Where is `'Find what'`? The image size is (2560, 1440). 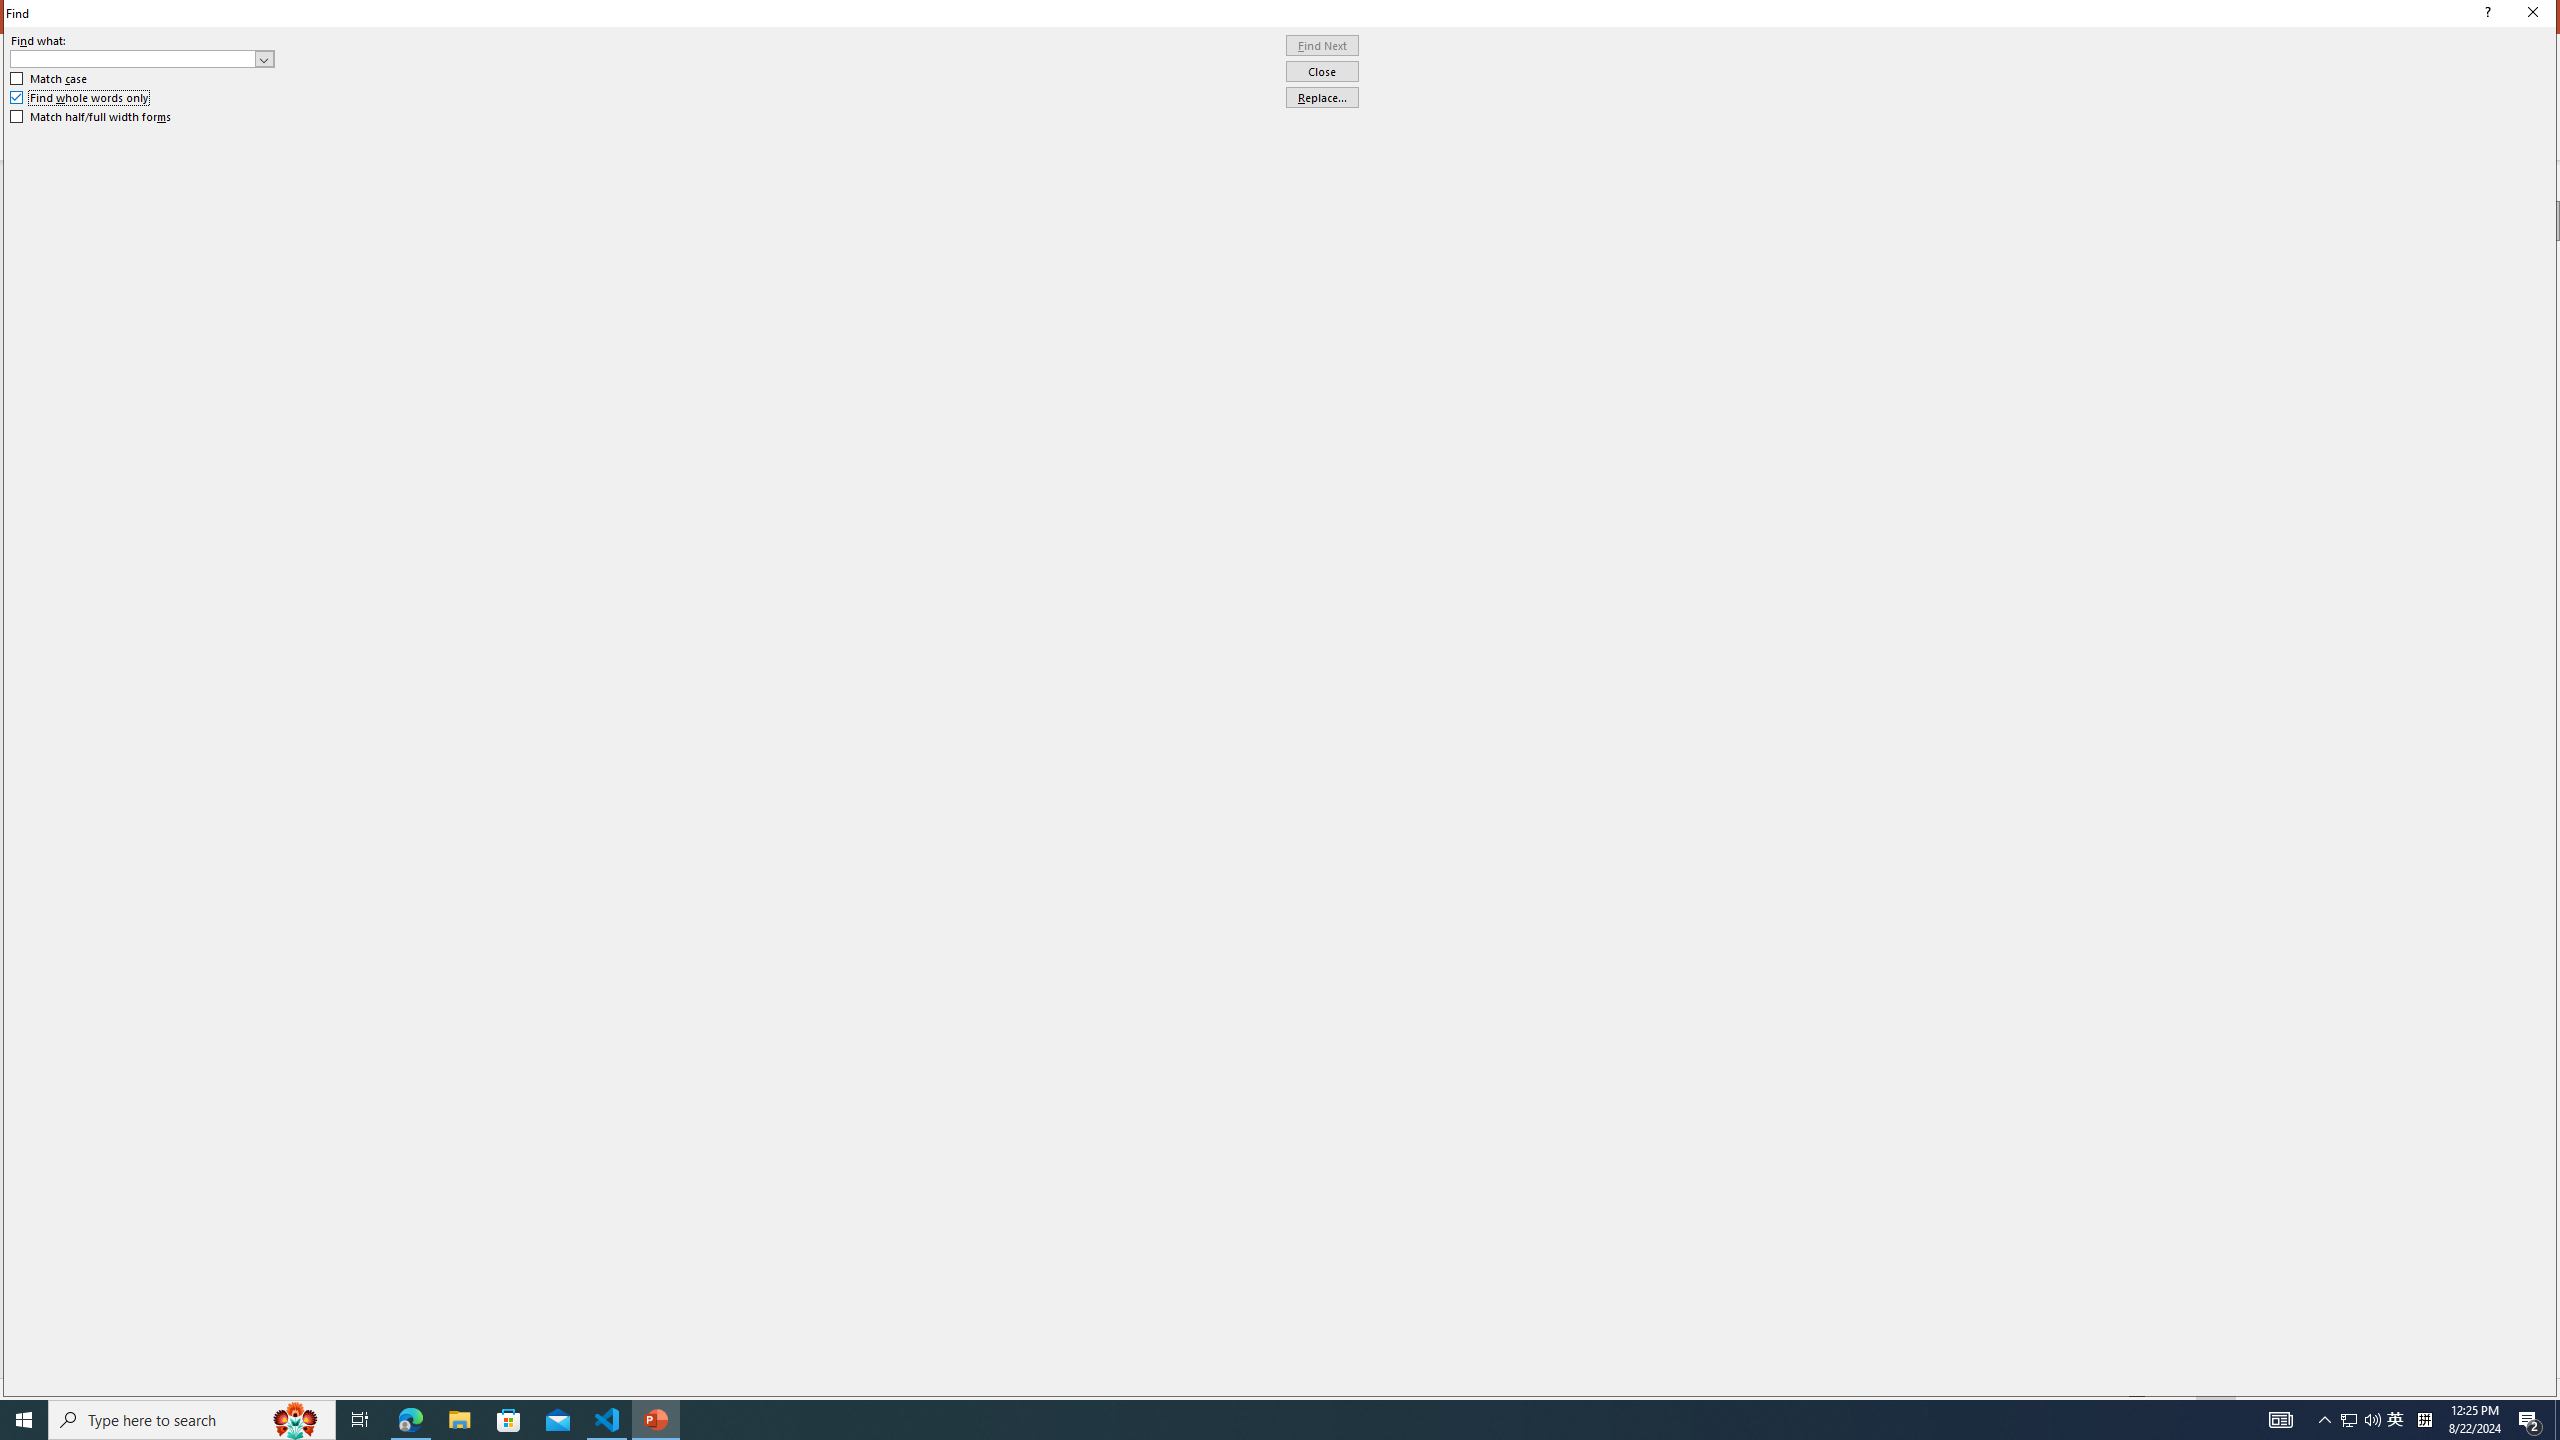
'Find what' is located at coordinates (142, 58).